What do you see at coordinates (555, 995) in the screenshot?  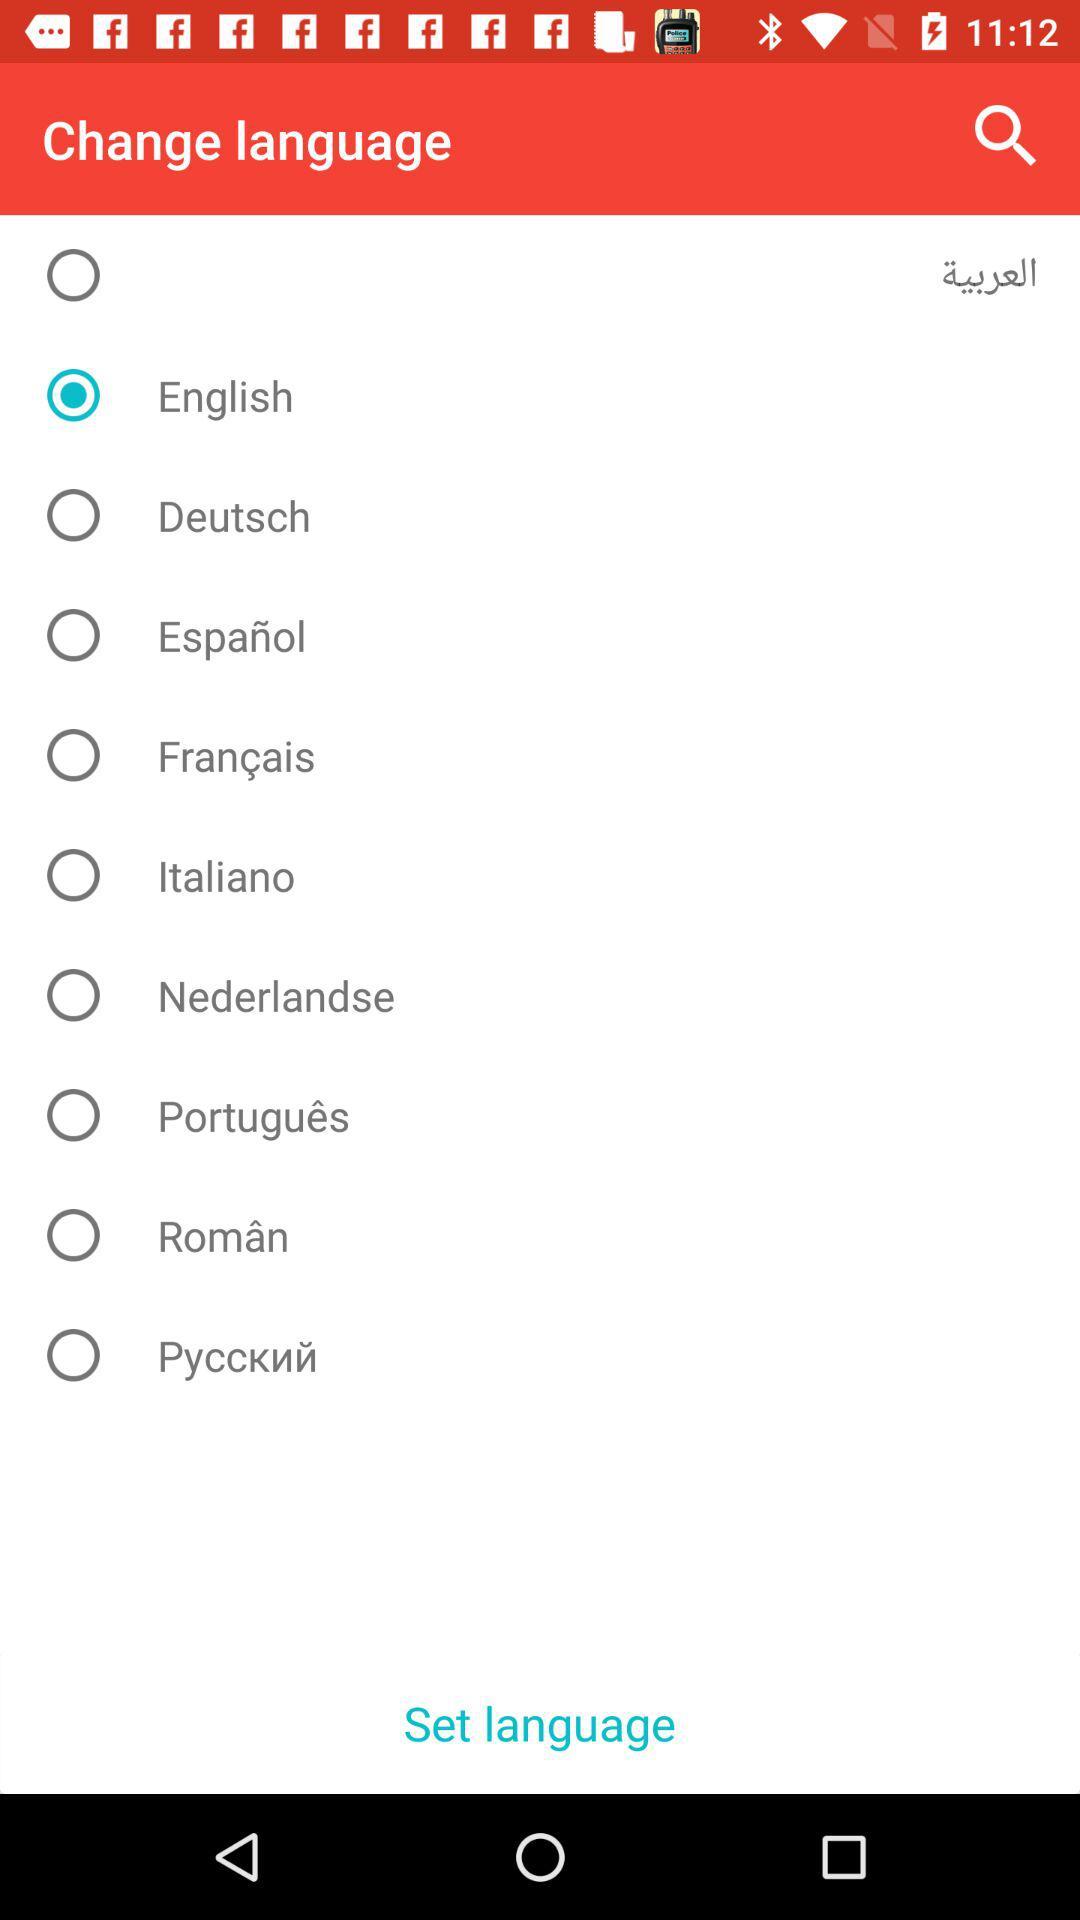 I see `the nederlandse icon` at bounding box center [555, 995].